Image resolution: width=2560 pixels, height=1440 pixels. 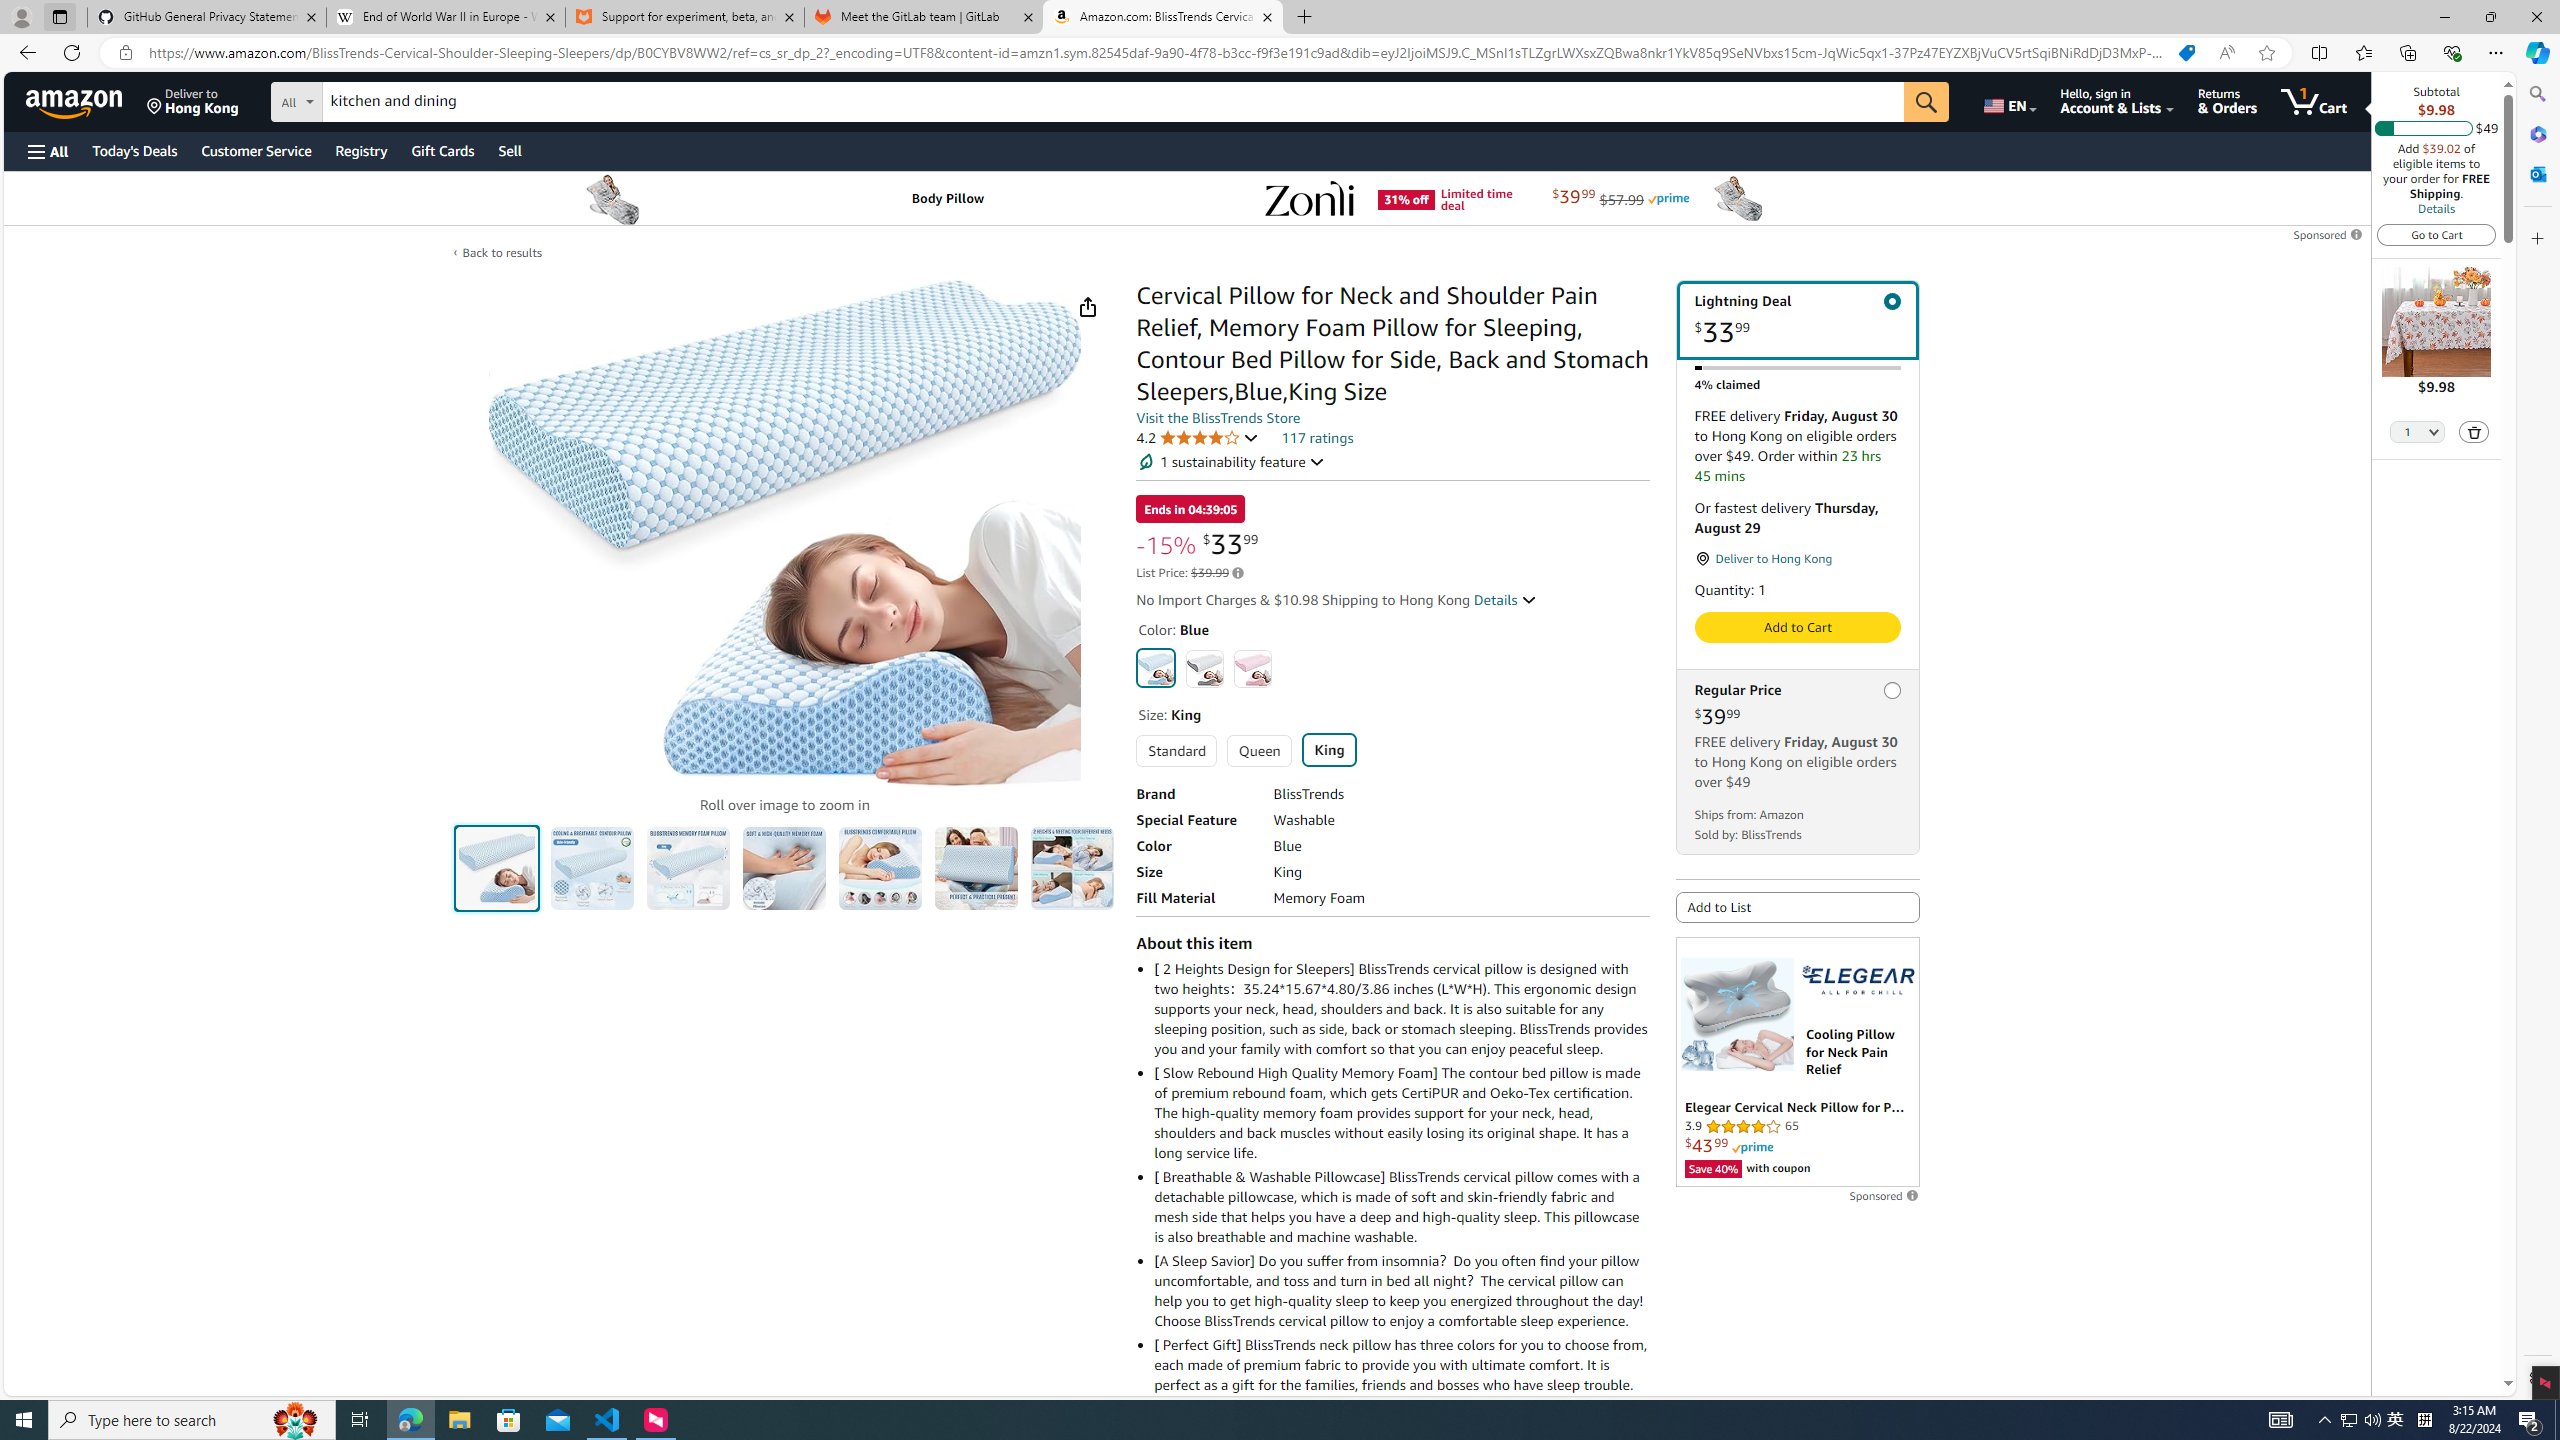 What do you see at coordinates (1504, 600) in the screenshot?
I see `'Details '` at bounding box center [1504, 600].